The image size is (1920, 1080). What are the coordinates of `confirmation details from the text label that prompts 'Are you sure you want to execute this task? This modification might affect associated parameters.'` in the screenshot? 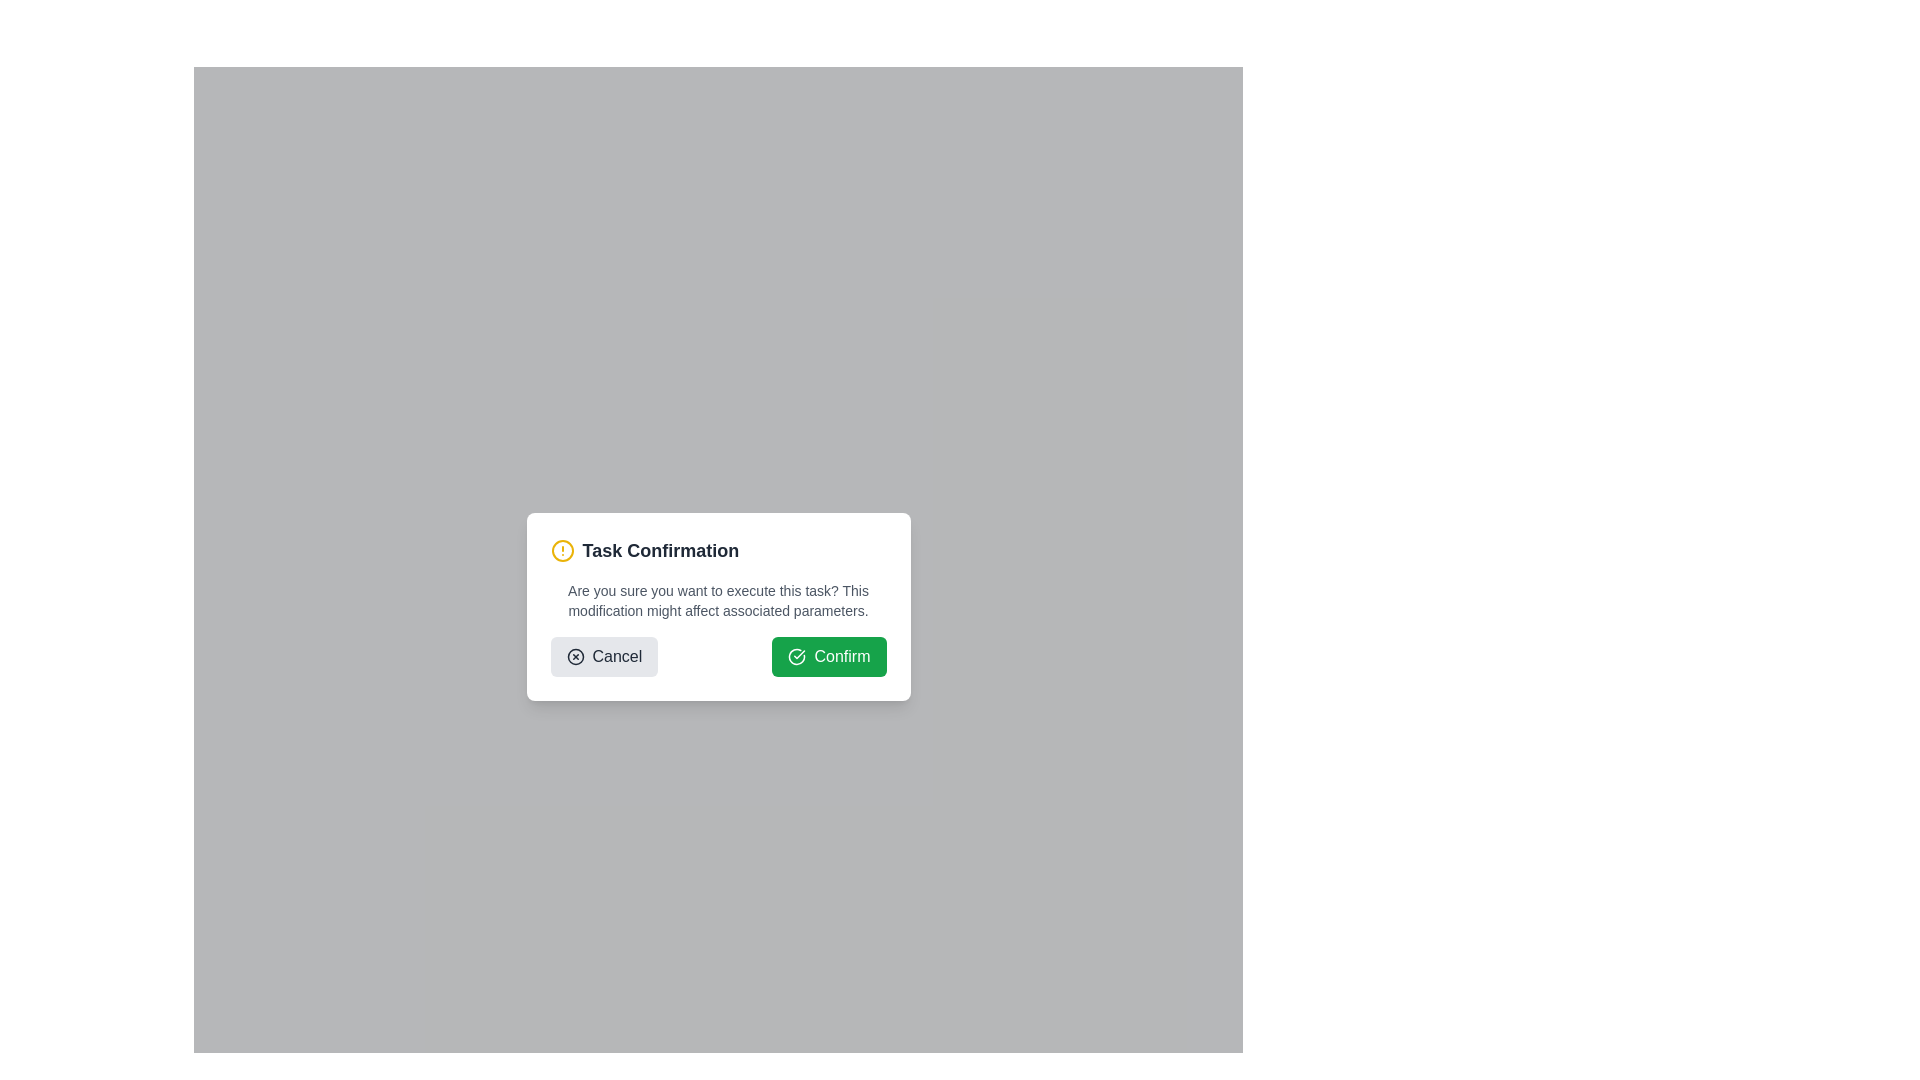 It's located at (718, 600).